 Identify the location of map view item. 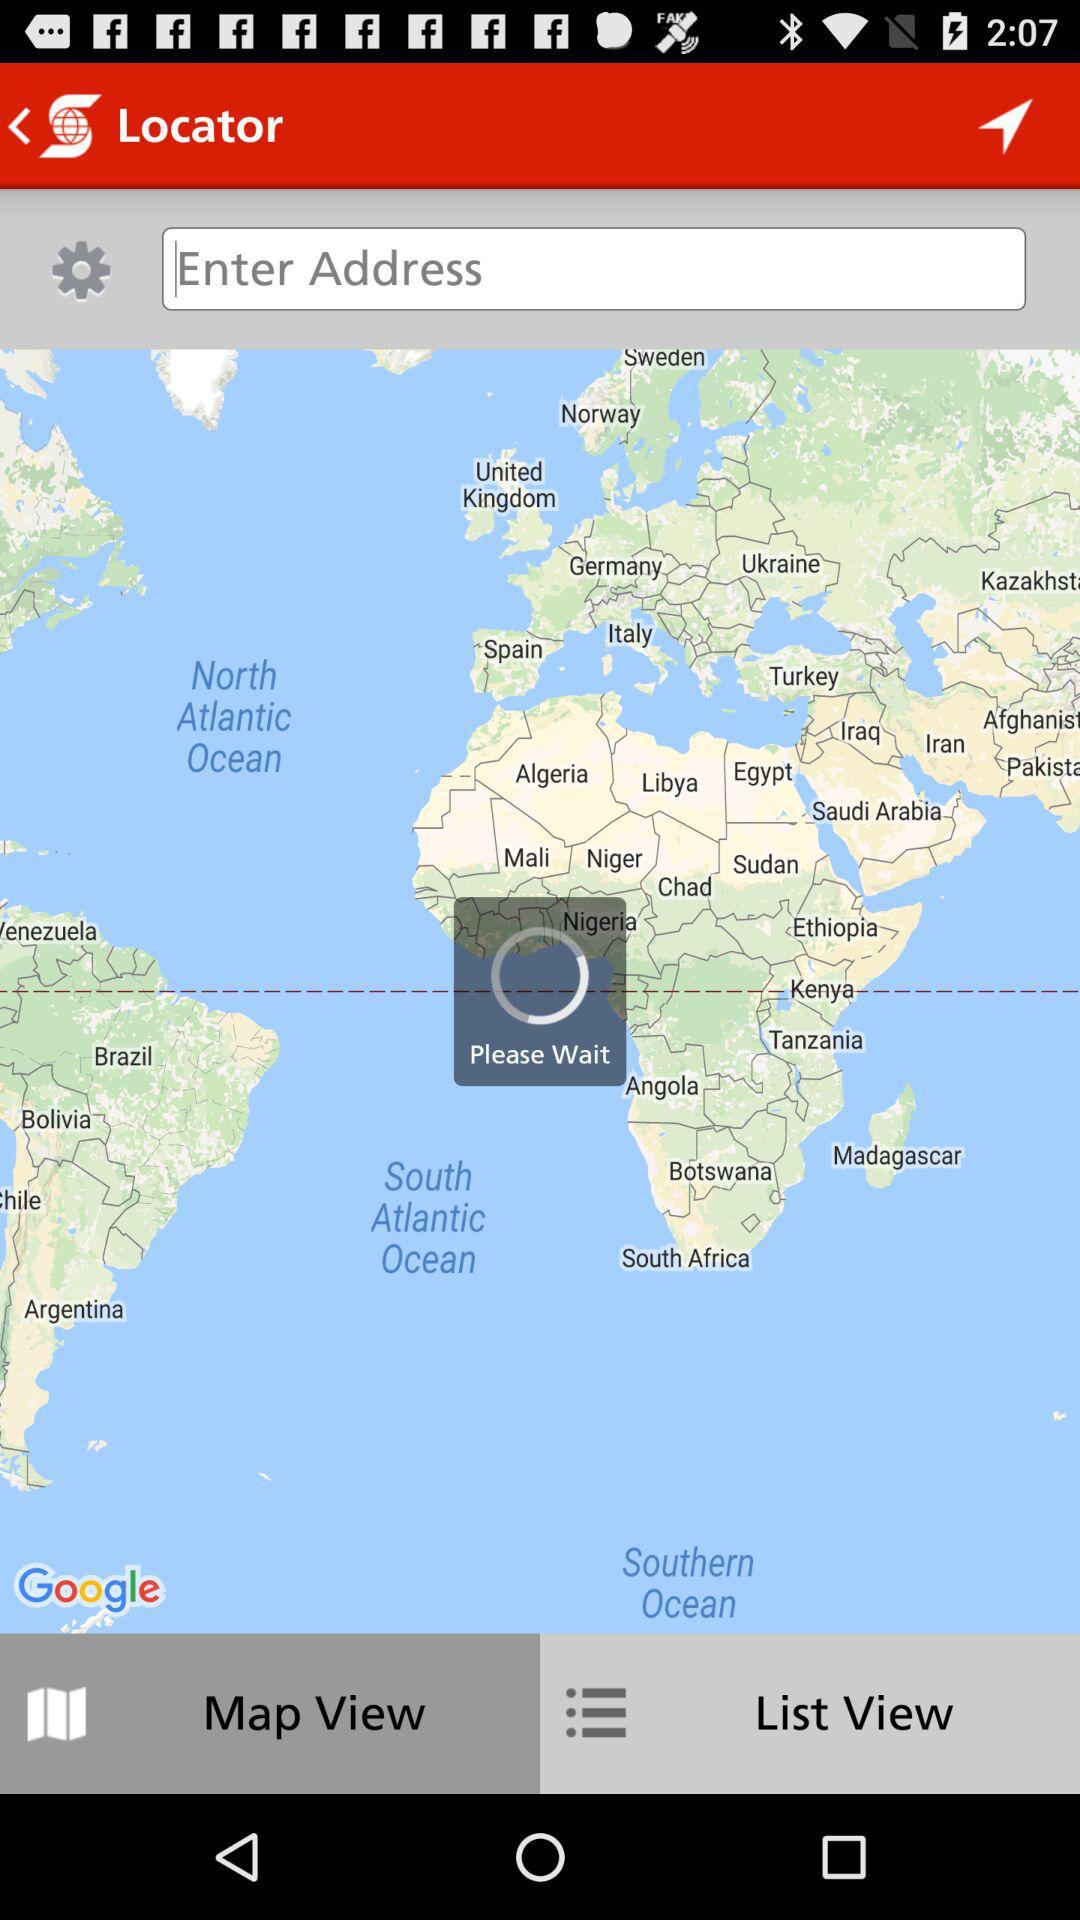
(270, 1712).